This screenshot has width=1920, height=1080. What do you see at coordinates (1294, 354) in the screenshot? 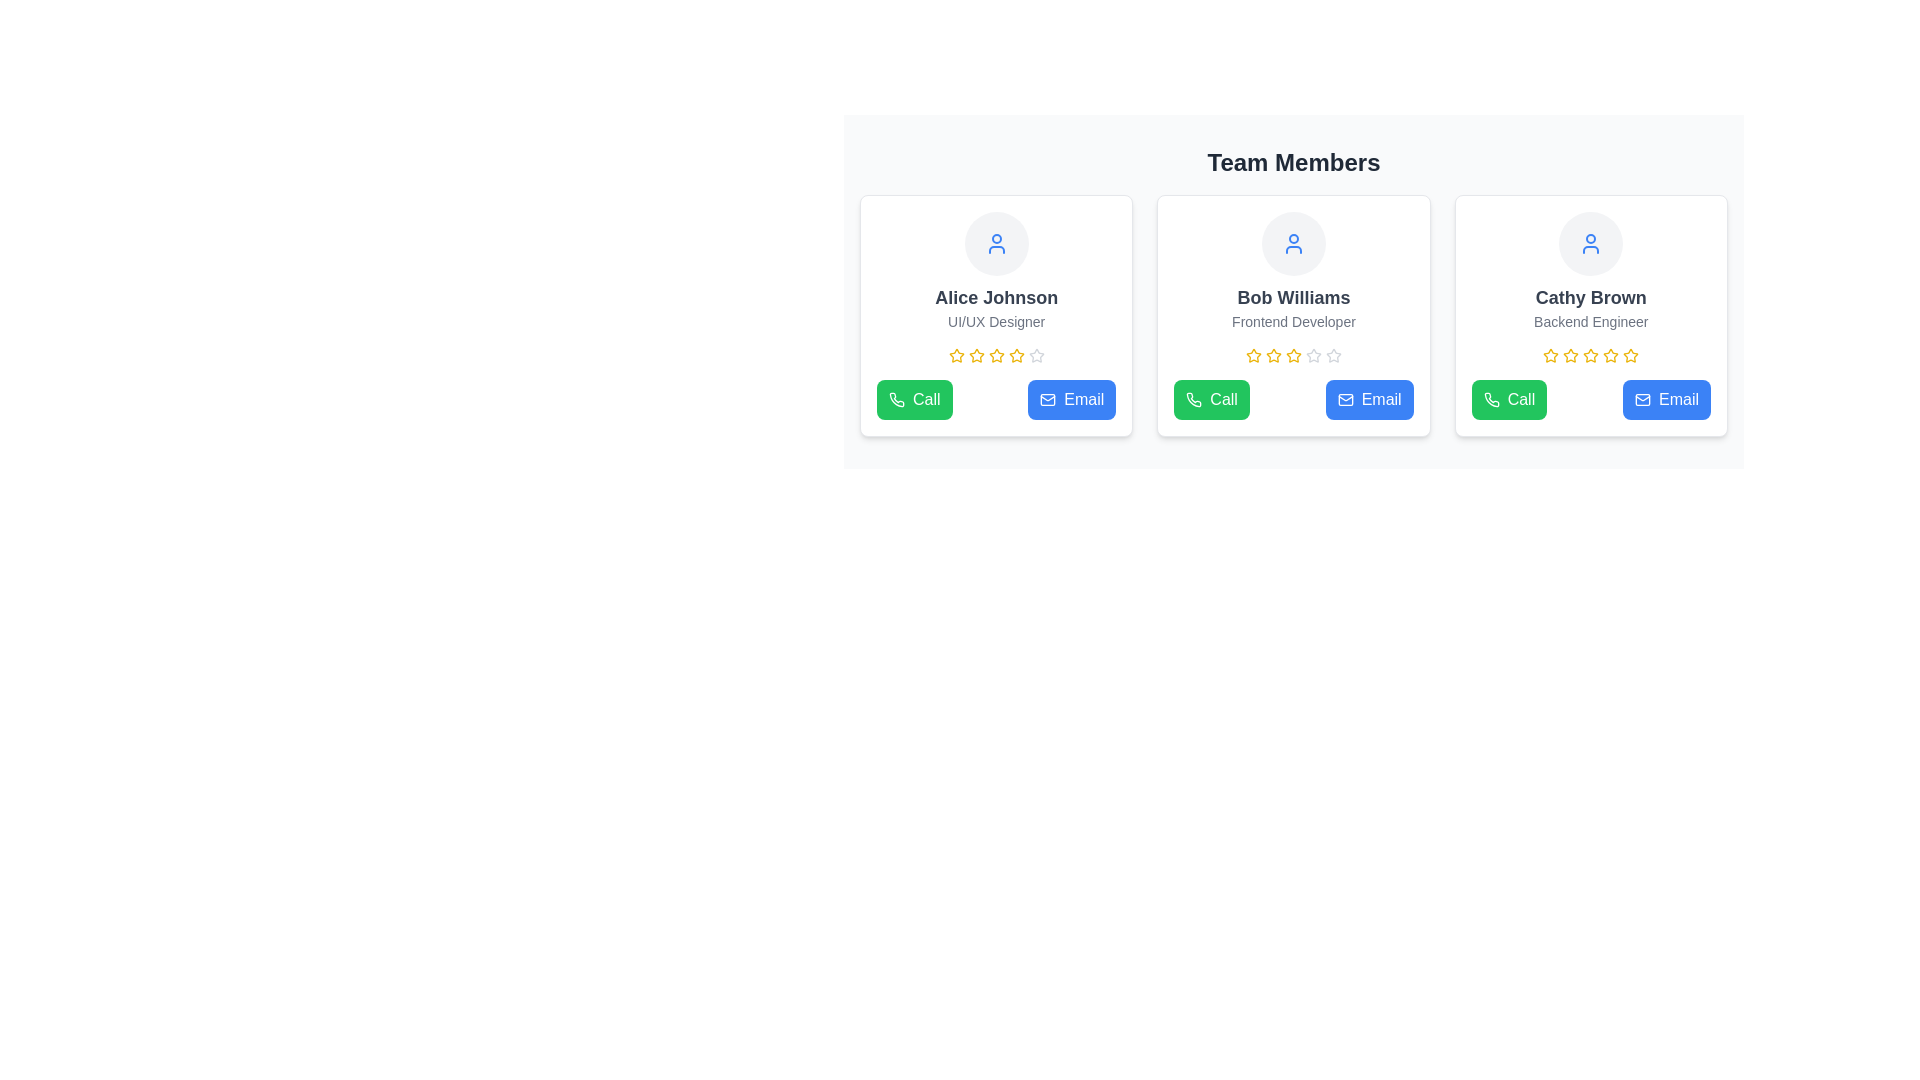
I see `the yellow star in the Rating component for 'Bob Williams' to adjust the rating` at bounding box center [1294, 354].